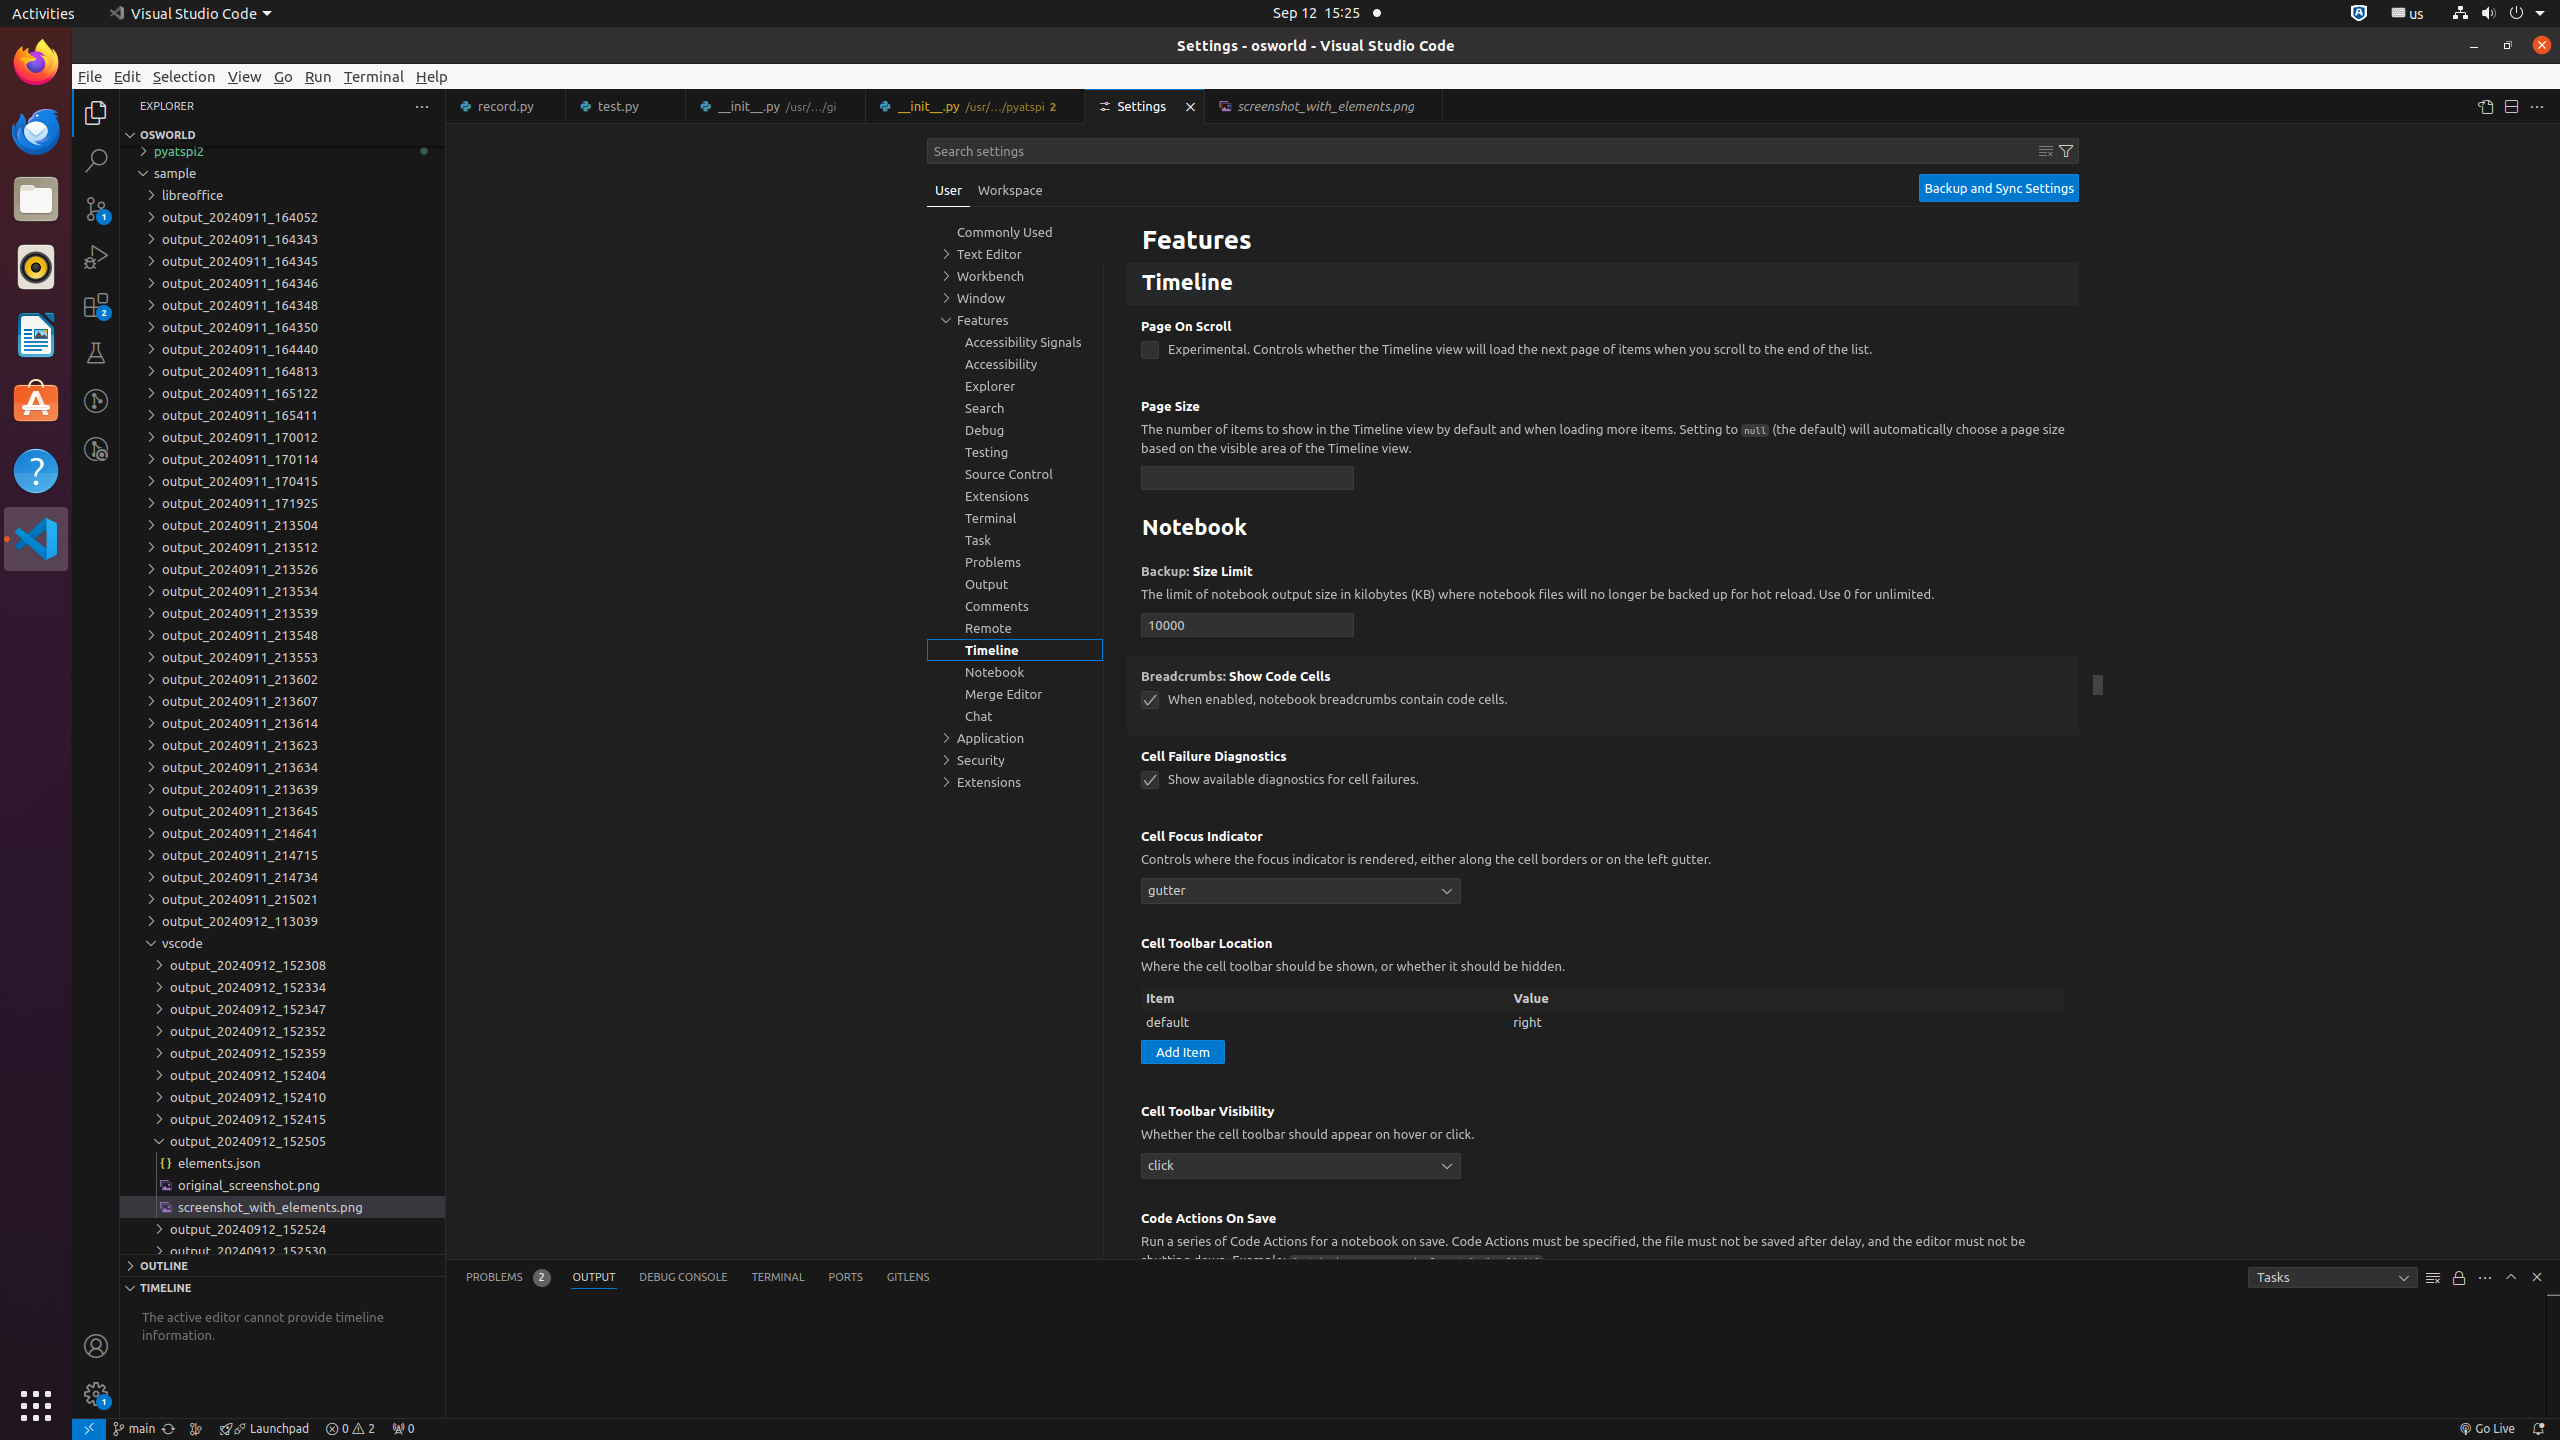 This screenshot has width=2560, height=1440. Describe the element at coordinates (1015, 428) in the screenshot. I see `'Debug, group'` at that location.